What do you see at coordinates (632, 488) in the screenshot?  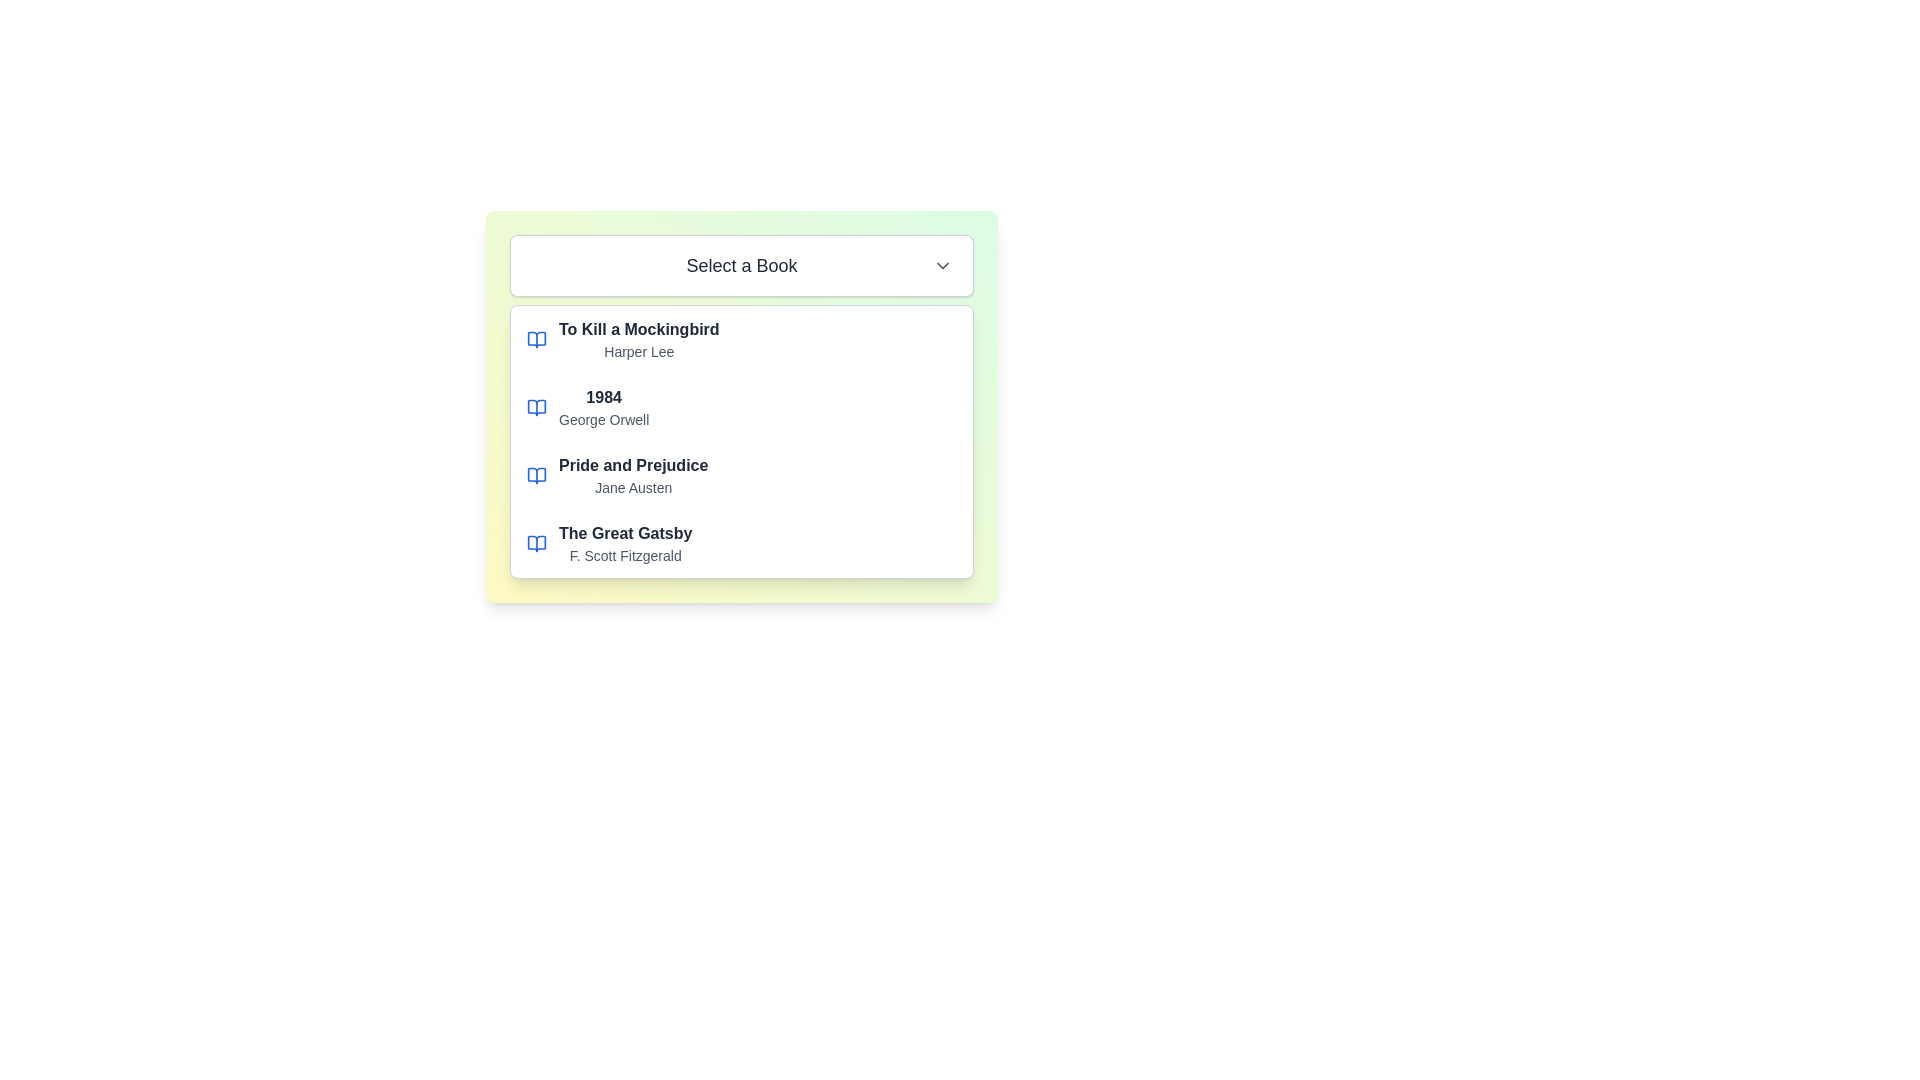 I see `the text label displaying metadata for the book 'Pride and Prejudice', which shows 'Jane Austen' in a small, gray-colored font located directly beneath the title` at bounding box center [632, 488].